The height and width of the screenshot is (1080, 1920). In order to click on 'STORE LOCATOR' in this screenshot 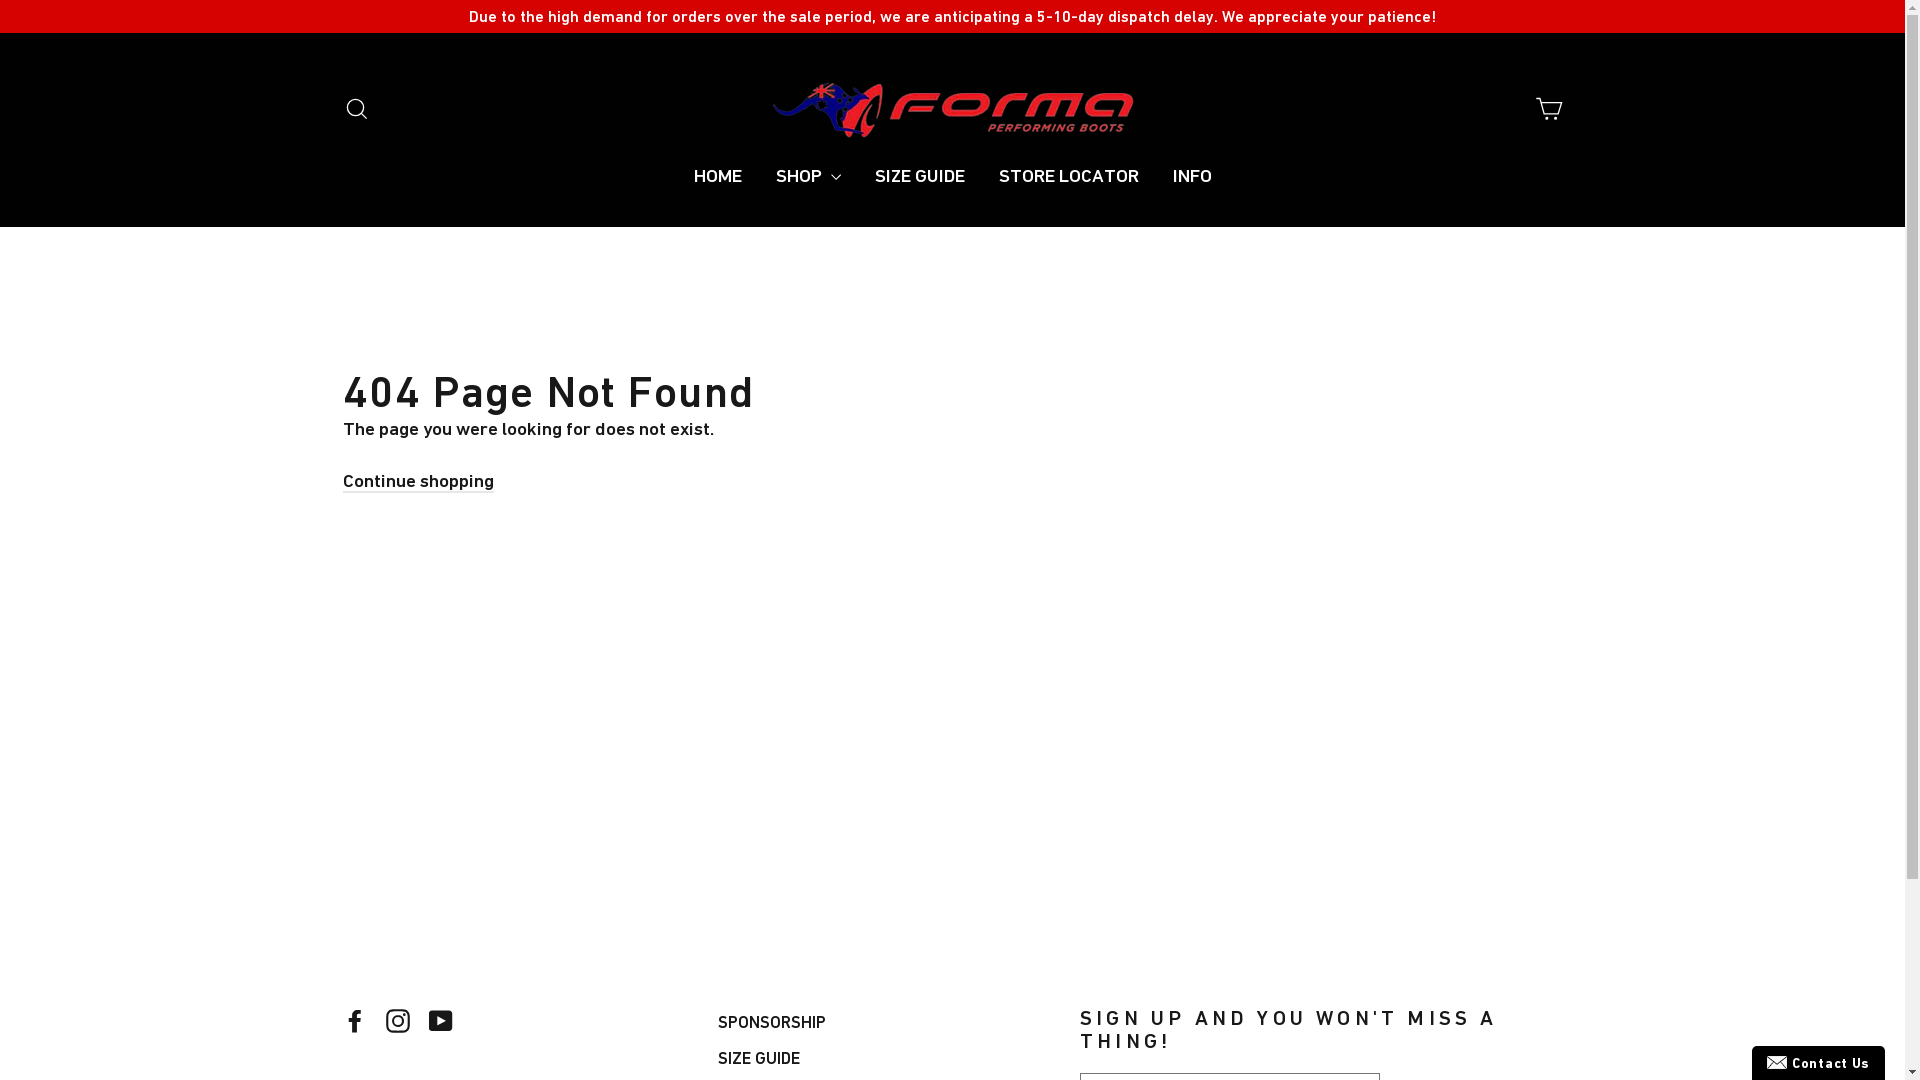, I will do `click(983, 175)`.